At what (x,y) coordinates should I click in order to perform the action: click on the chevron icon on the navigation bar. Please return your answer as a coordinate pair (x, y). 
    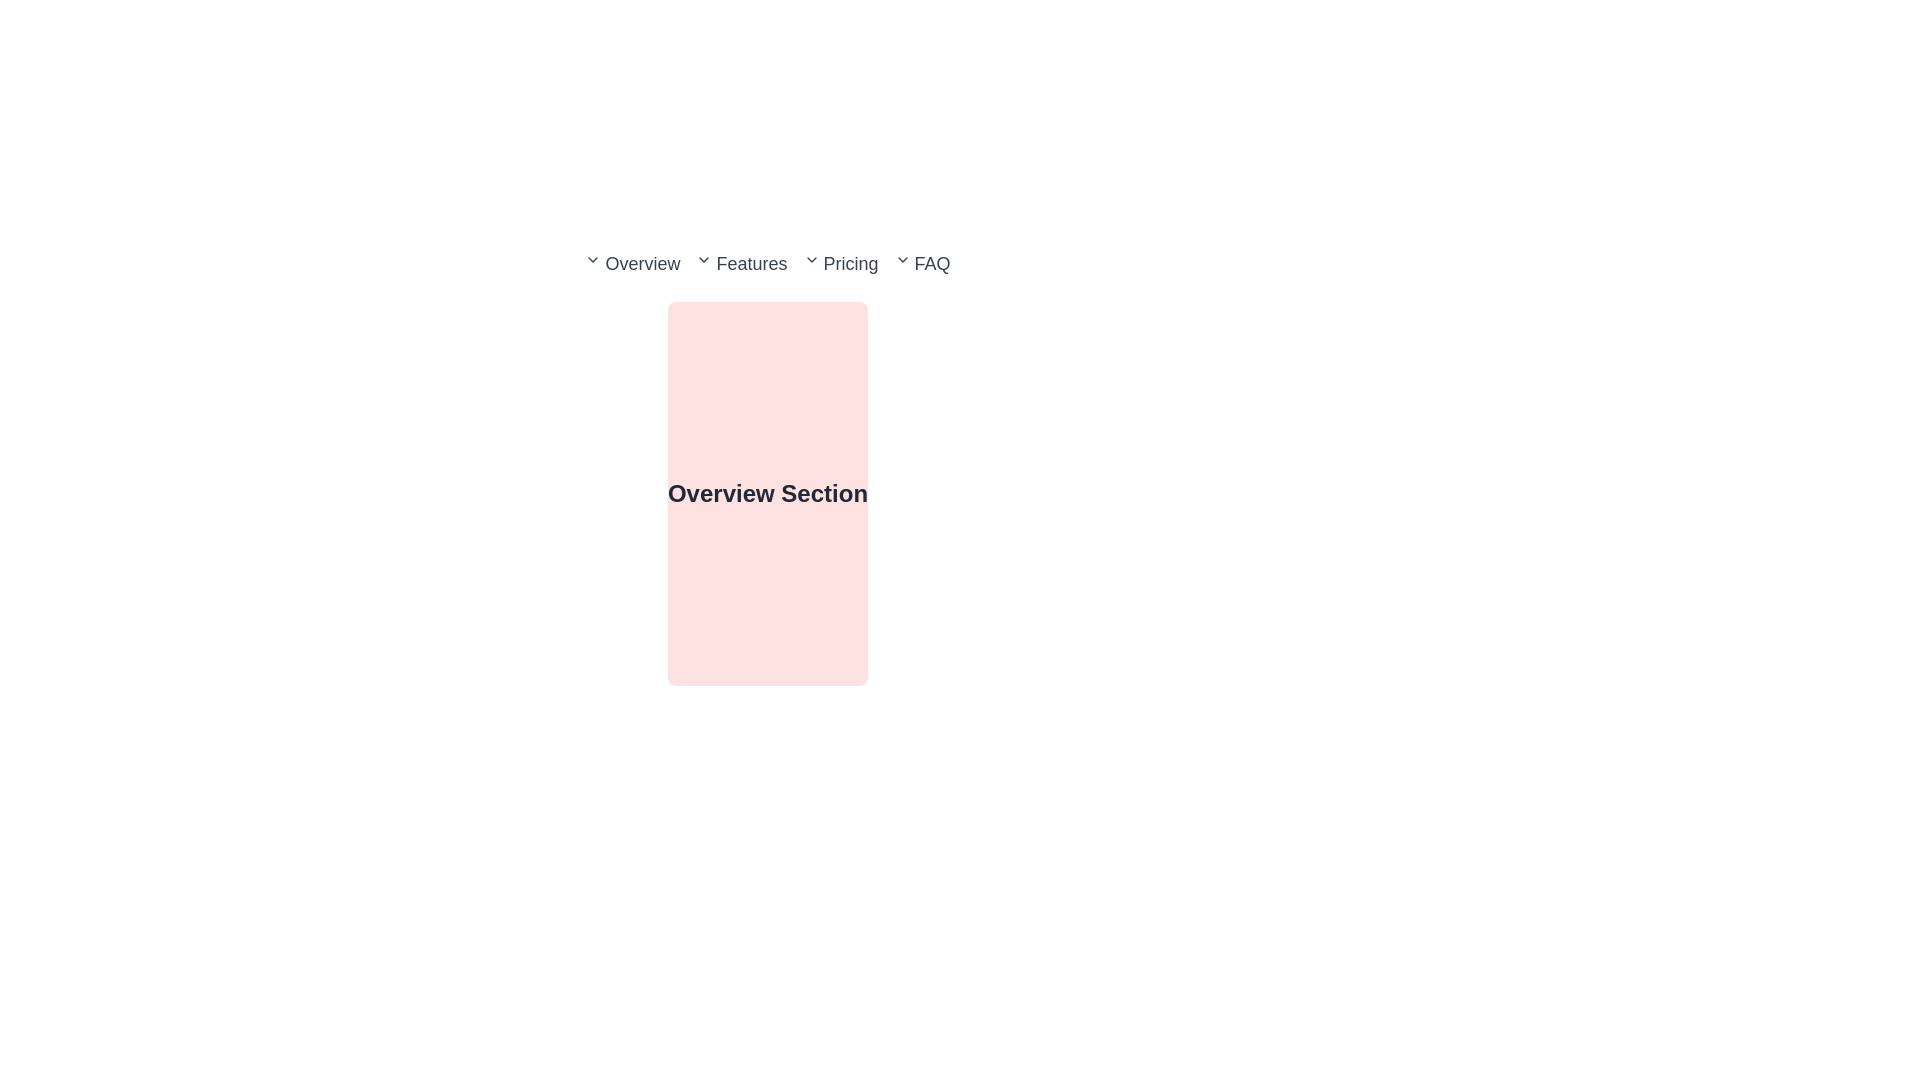
    Looking at the image, I should click on (767, 262).